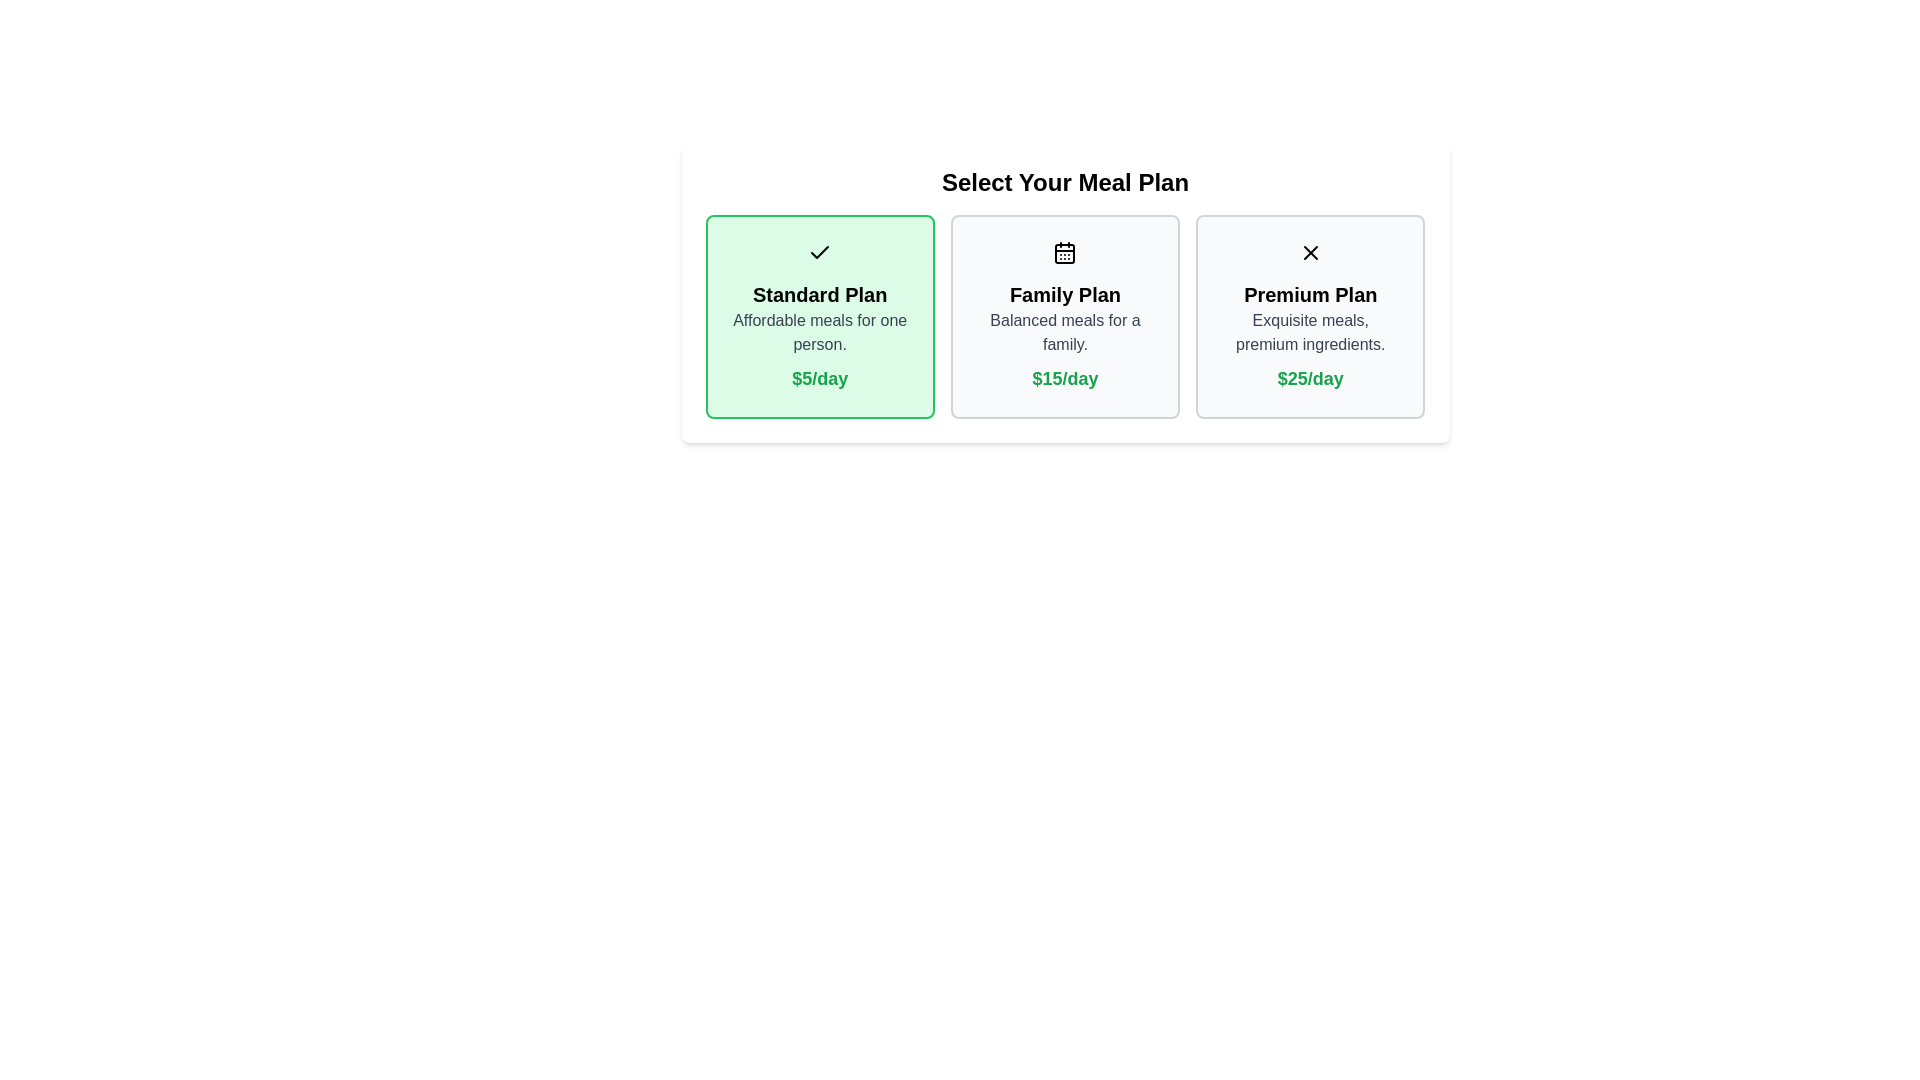  Describe the element at coordinates (1064, 378) in the screenshot. I see `pricing text '$15/day' displayed in bold green font at the bottom of the 'Family Plan' card, which is the middle card among three plan offerings` at that location.